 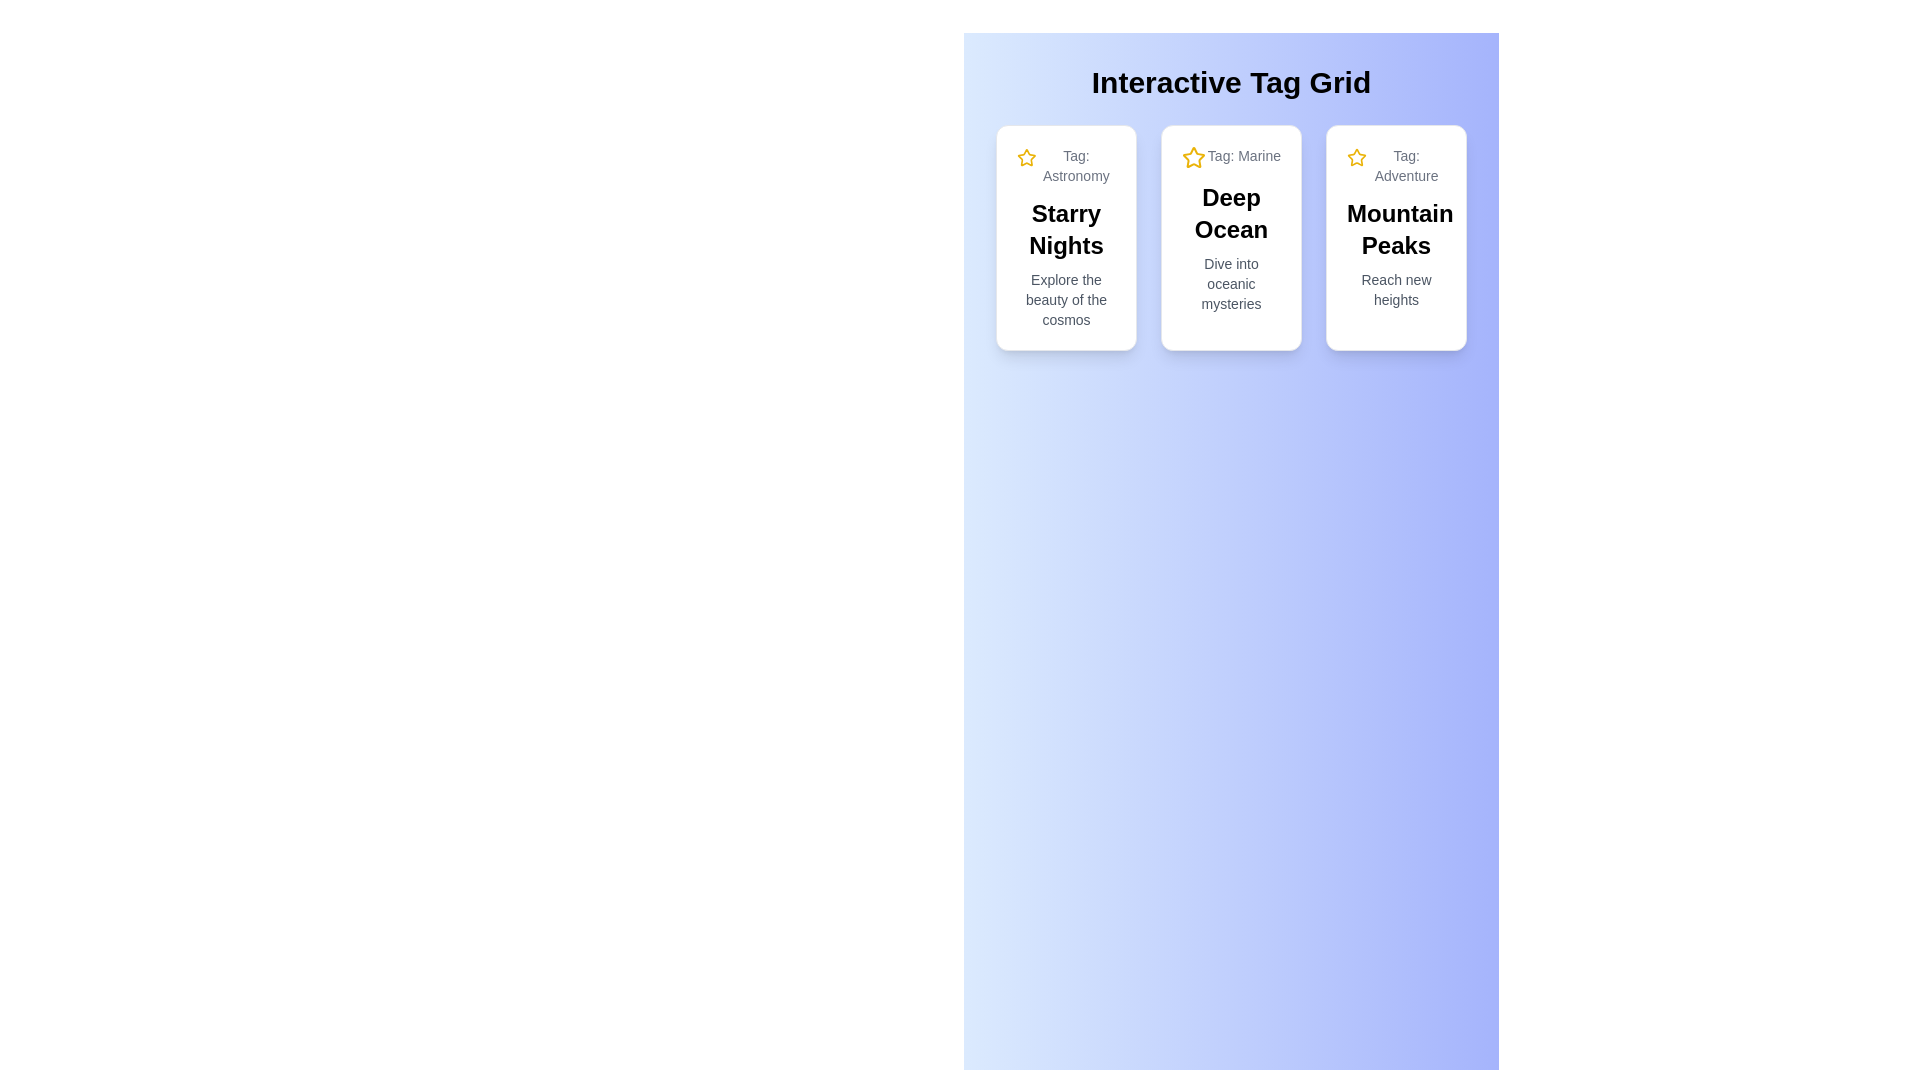 What do you see at coordinates (1357, 157) in the screenshot?
I see `the yellow star-shaped icon indicating a rating or favorite, located to the left of the 'Tag: Adventure' text in the top portion of the rightmost card in a horizontally arranged grid` at bounding box center [1357, 157].